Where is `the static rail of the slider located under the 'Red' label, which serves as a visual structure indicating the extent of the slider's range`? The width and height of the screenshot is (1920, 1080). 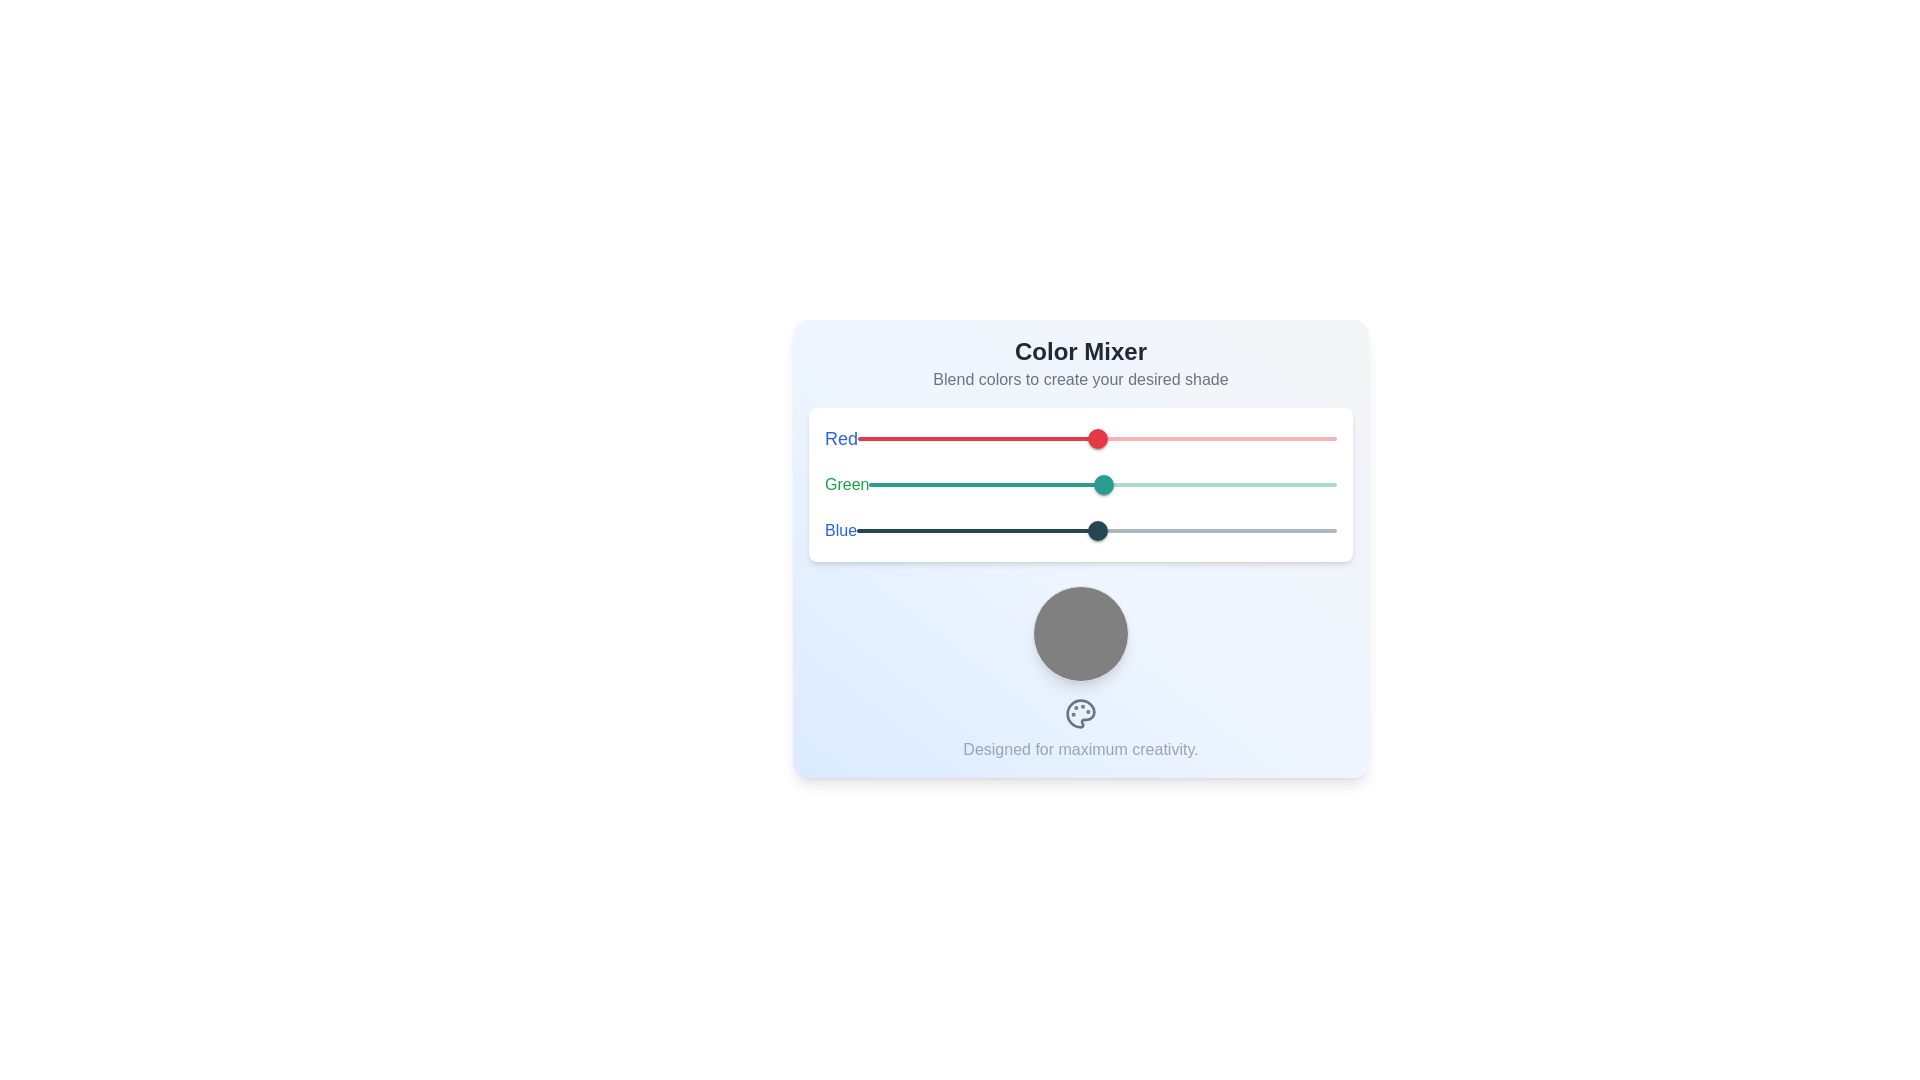
the static rail of the slider located under the 'Red' label, which serves as a visual structure indicating the extent of the slider's range is located at coordinates (1096, 438).